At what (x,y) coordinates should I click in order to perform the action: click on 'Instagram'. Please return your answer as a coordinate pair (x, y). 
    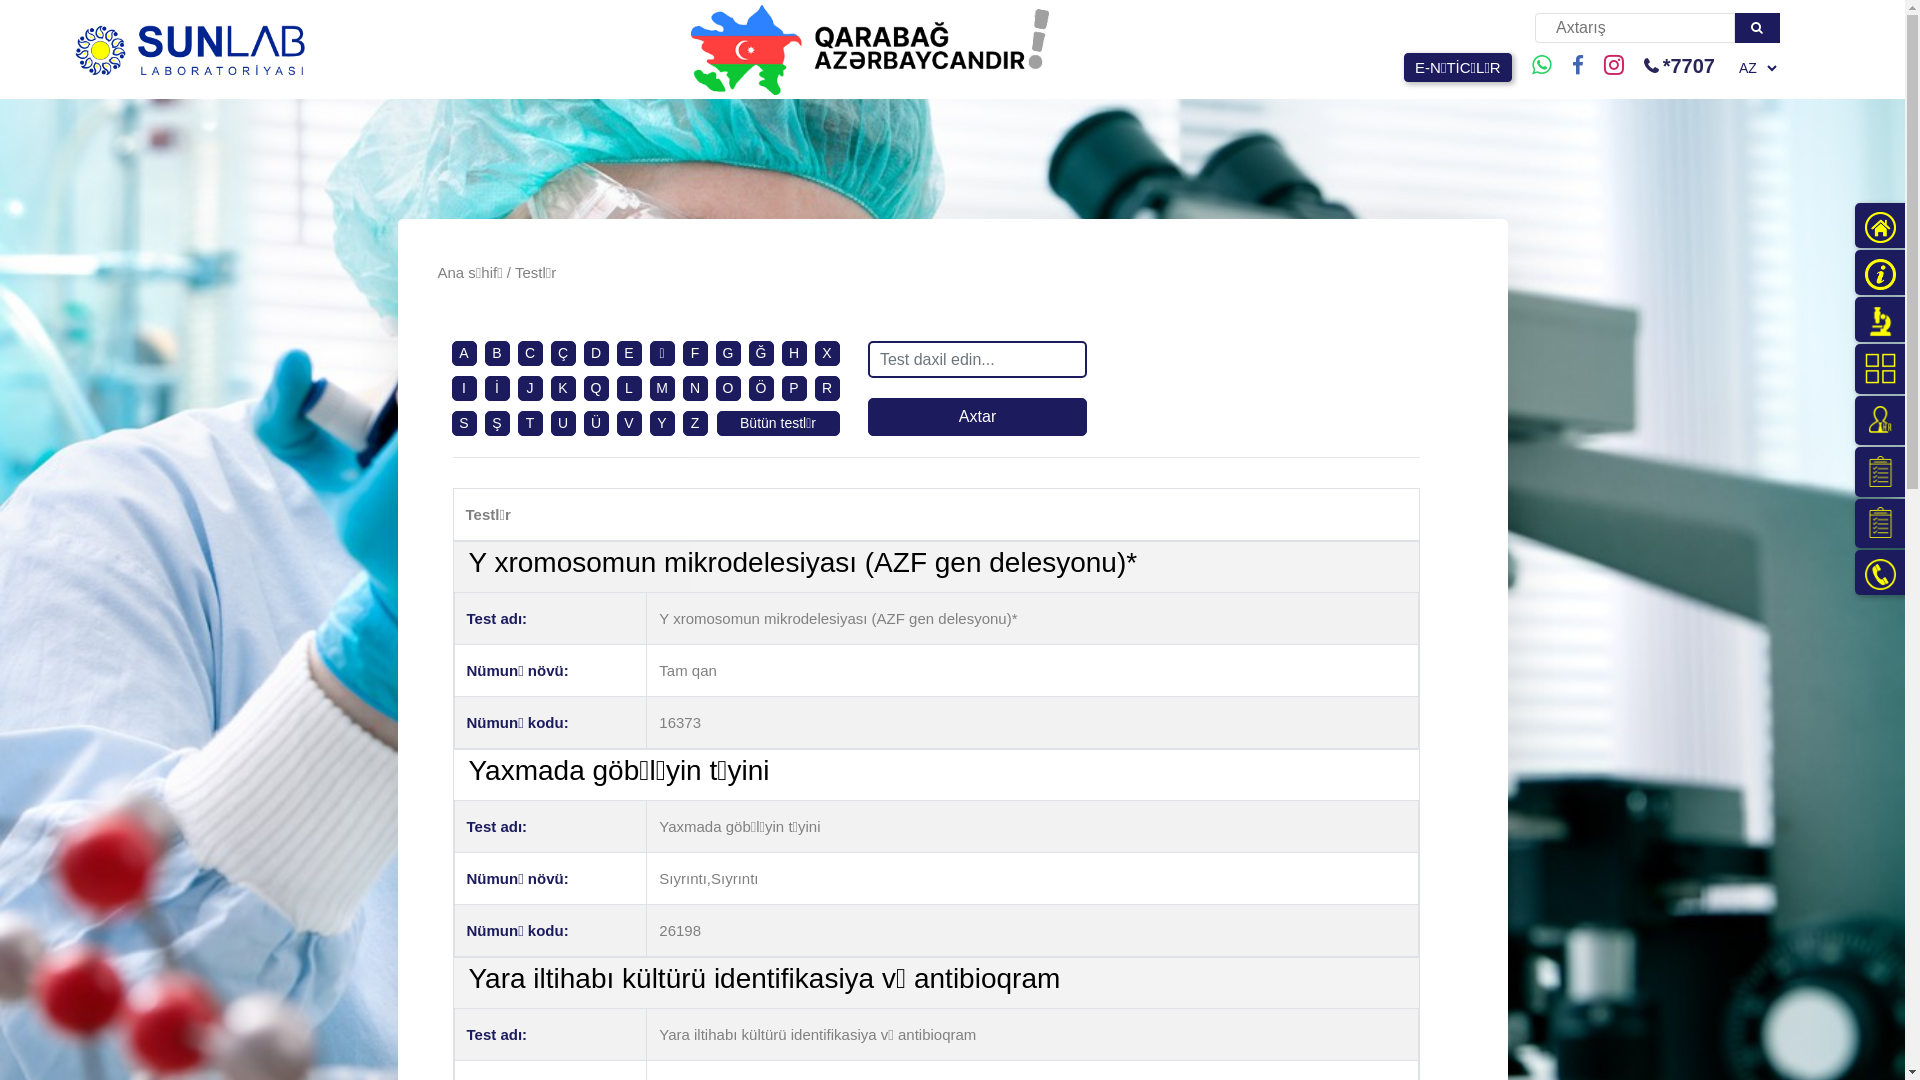
    Looking at the image, I should click on (1613, 64).